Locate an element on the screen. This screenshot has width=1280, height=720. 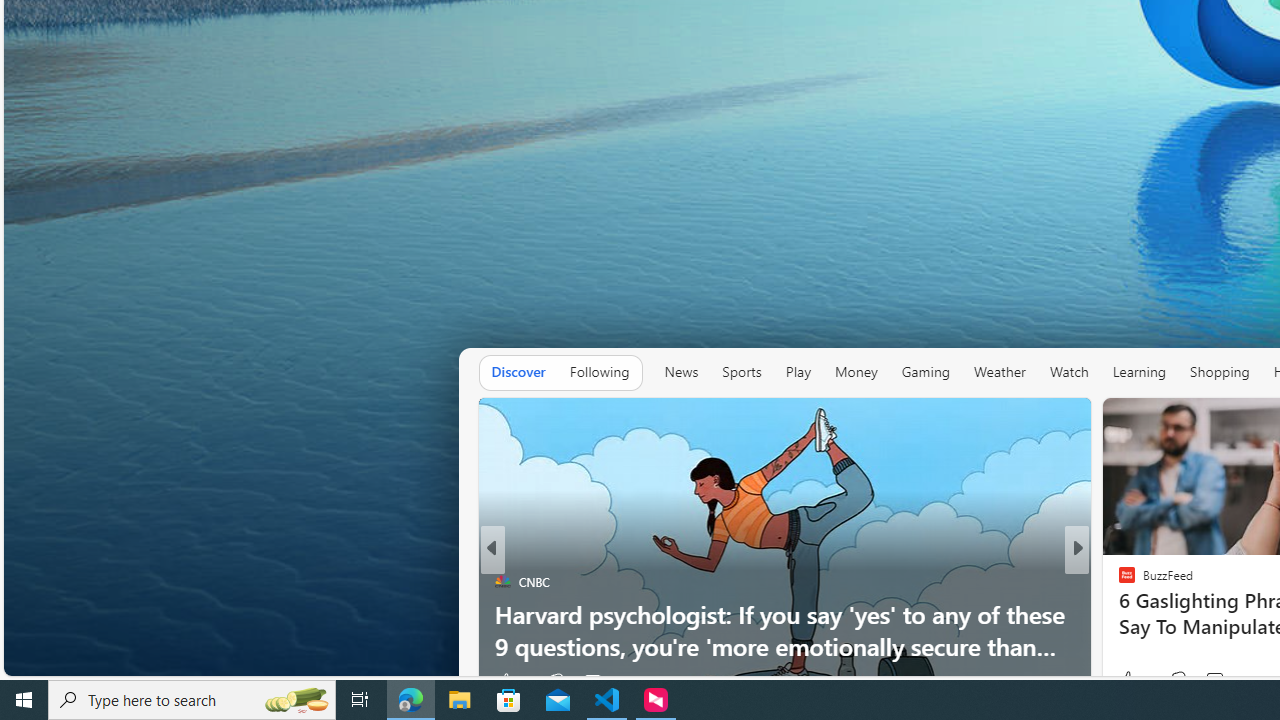
'Gaming' is located at coordinates (925, 372).